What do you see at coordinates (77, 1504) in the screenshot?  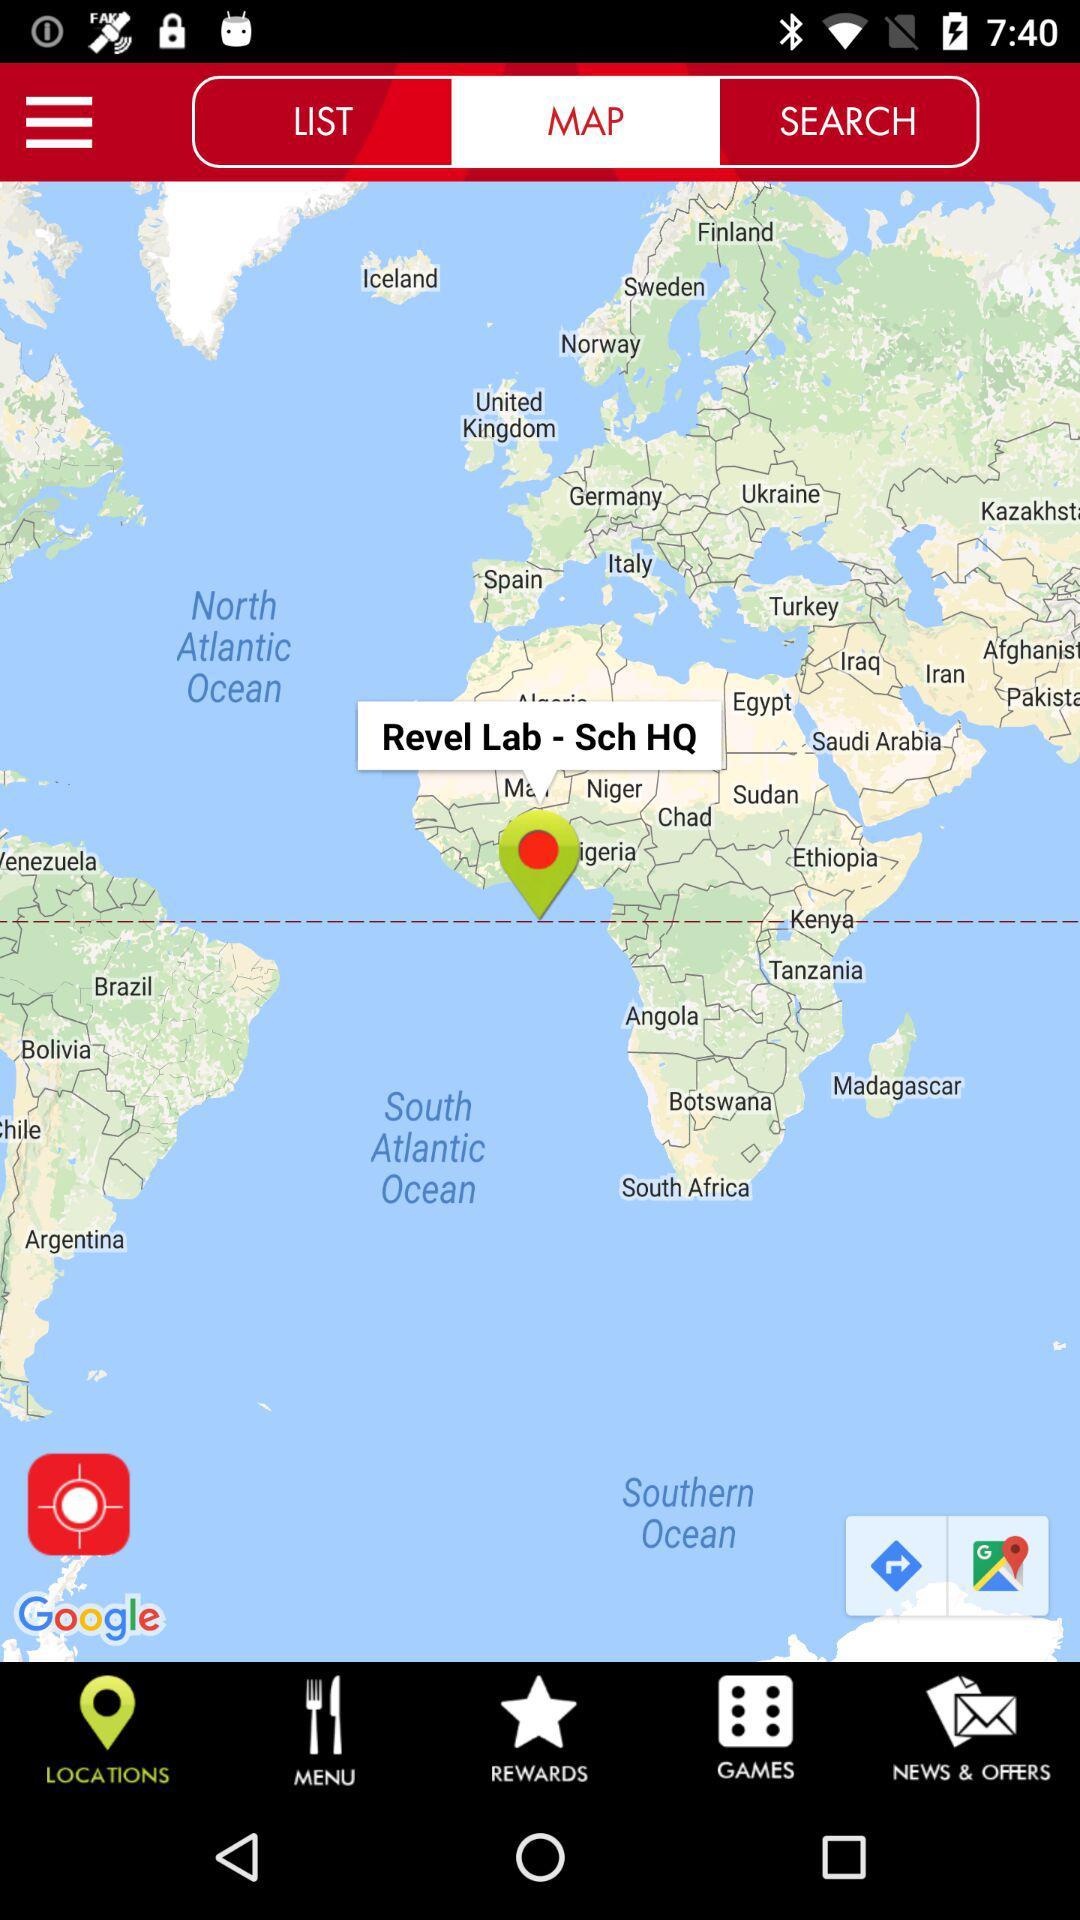 I see `geo location` at bounding box center [77, 1504].